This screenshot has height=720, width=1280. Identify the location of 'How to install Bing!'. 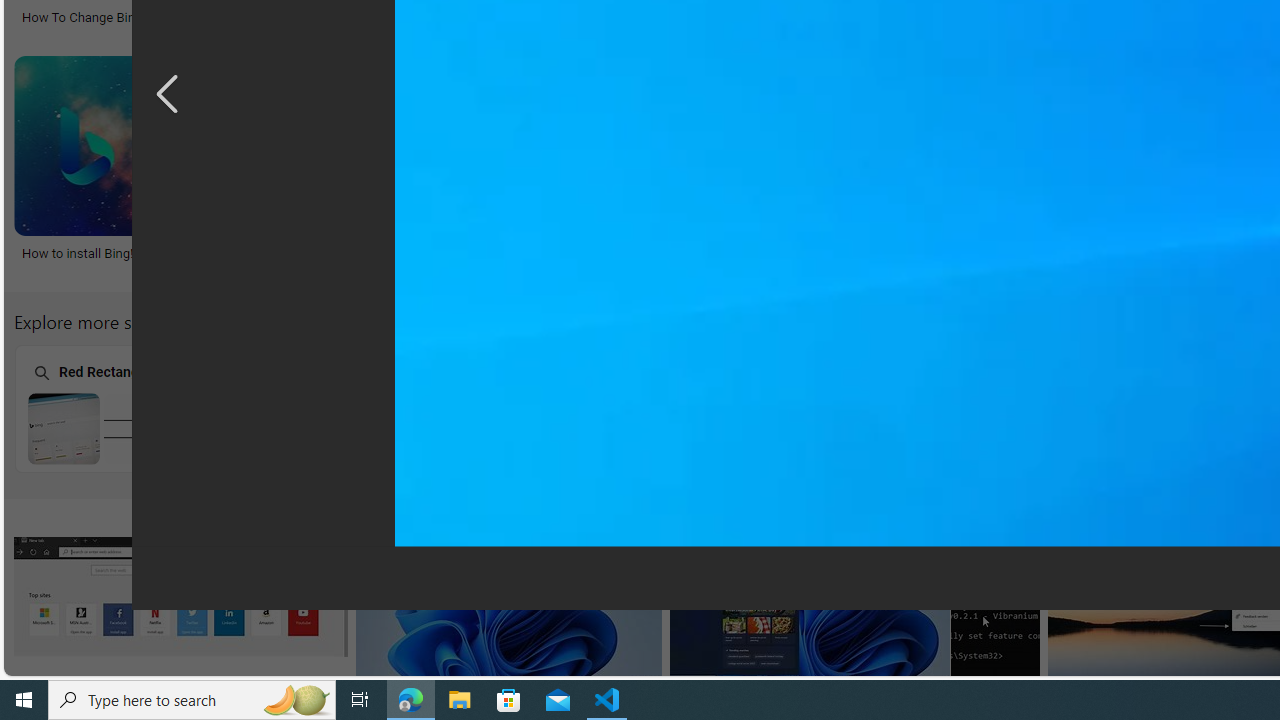
(78, 252).